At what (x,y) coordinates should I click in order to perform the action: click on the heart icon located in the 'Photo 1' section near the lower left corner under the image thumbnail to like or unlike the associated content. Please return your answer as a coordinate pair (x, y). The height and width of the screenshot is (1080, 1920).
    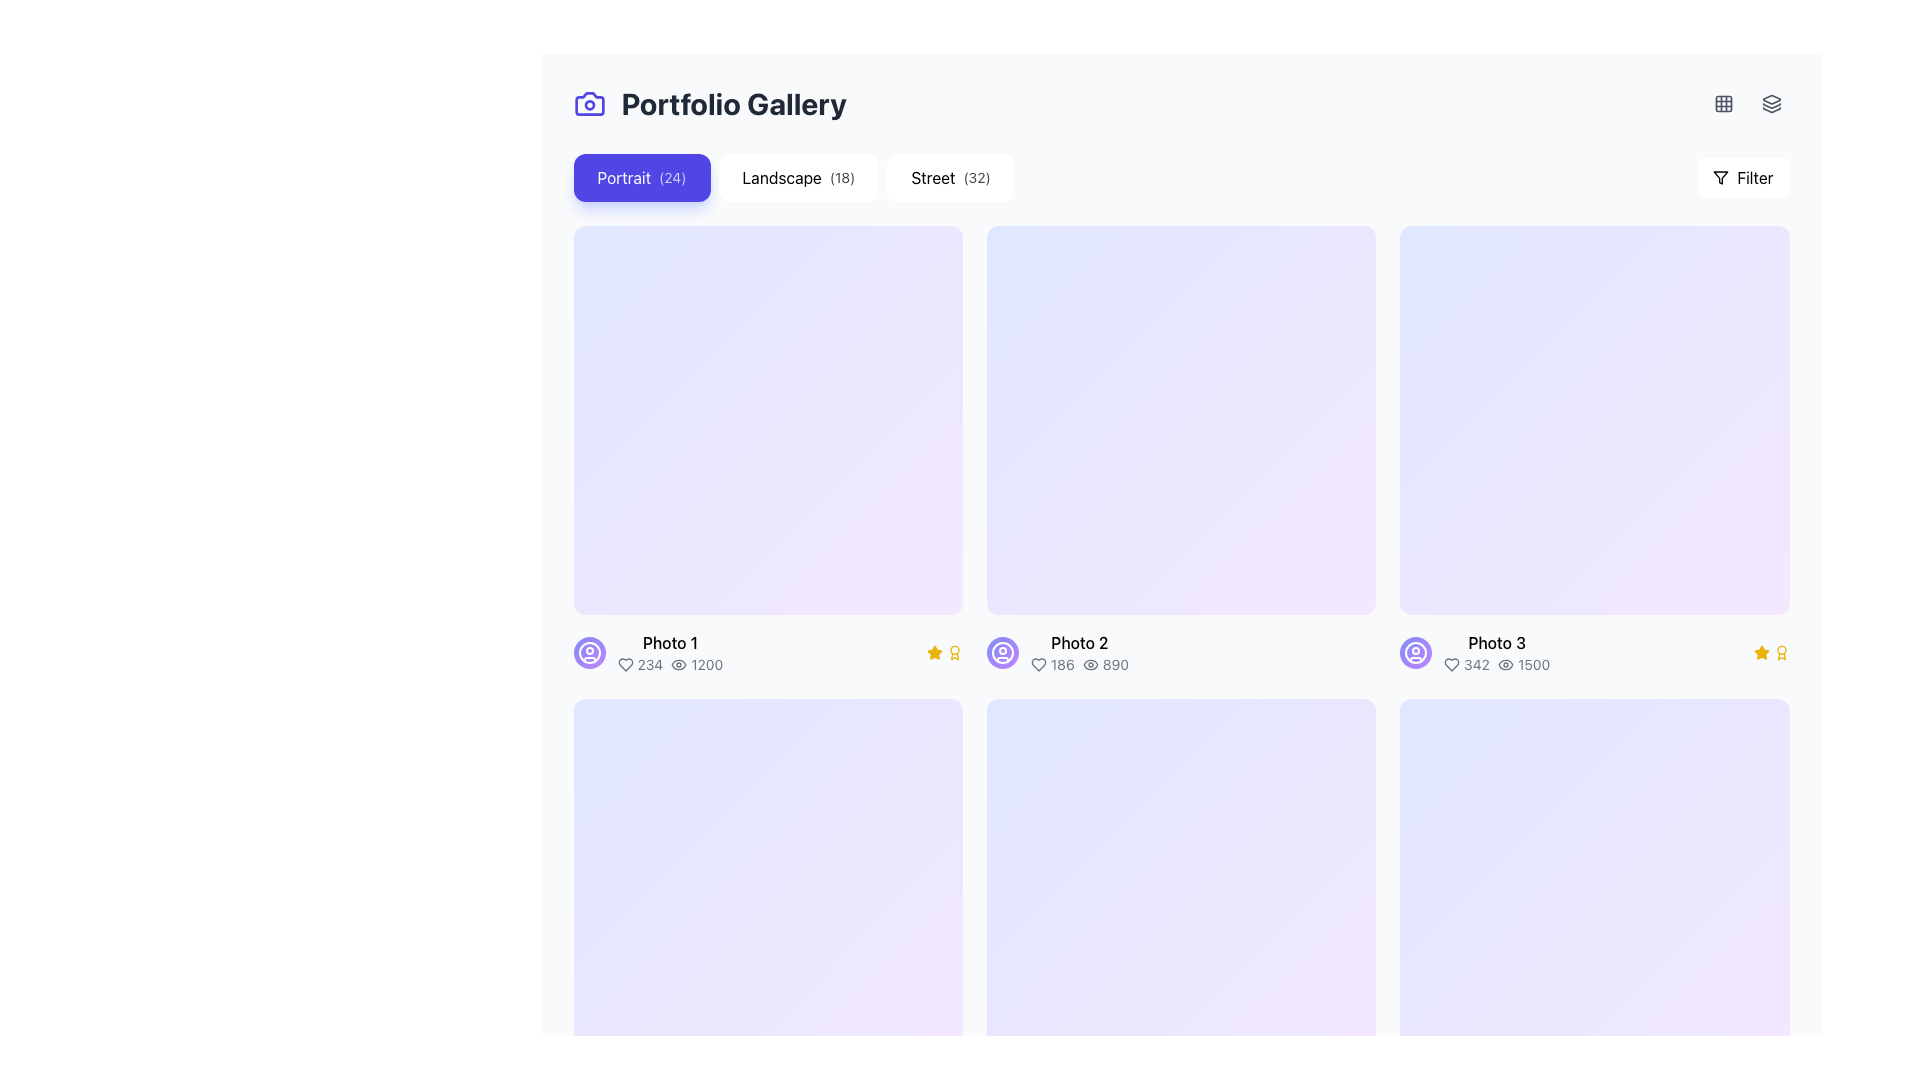
    Looking at the image, I should click on (624, 665).